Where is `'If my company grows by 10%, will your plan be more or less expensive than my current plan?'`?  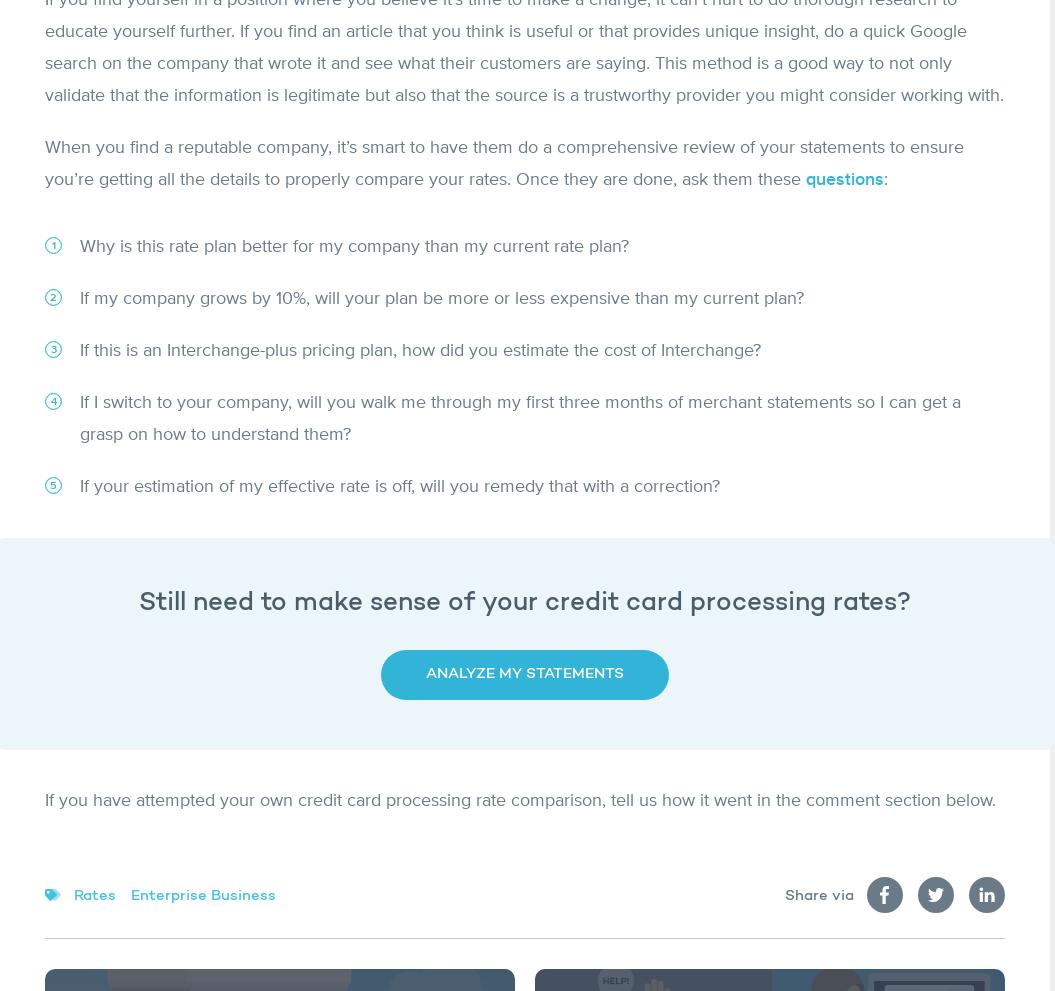
'If my company grows by 10%, will your plan be more or less expensive than my current plan?' is located at coordinates (78, 296).